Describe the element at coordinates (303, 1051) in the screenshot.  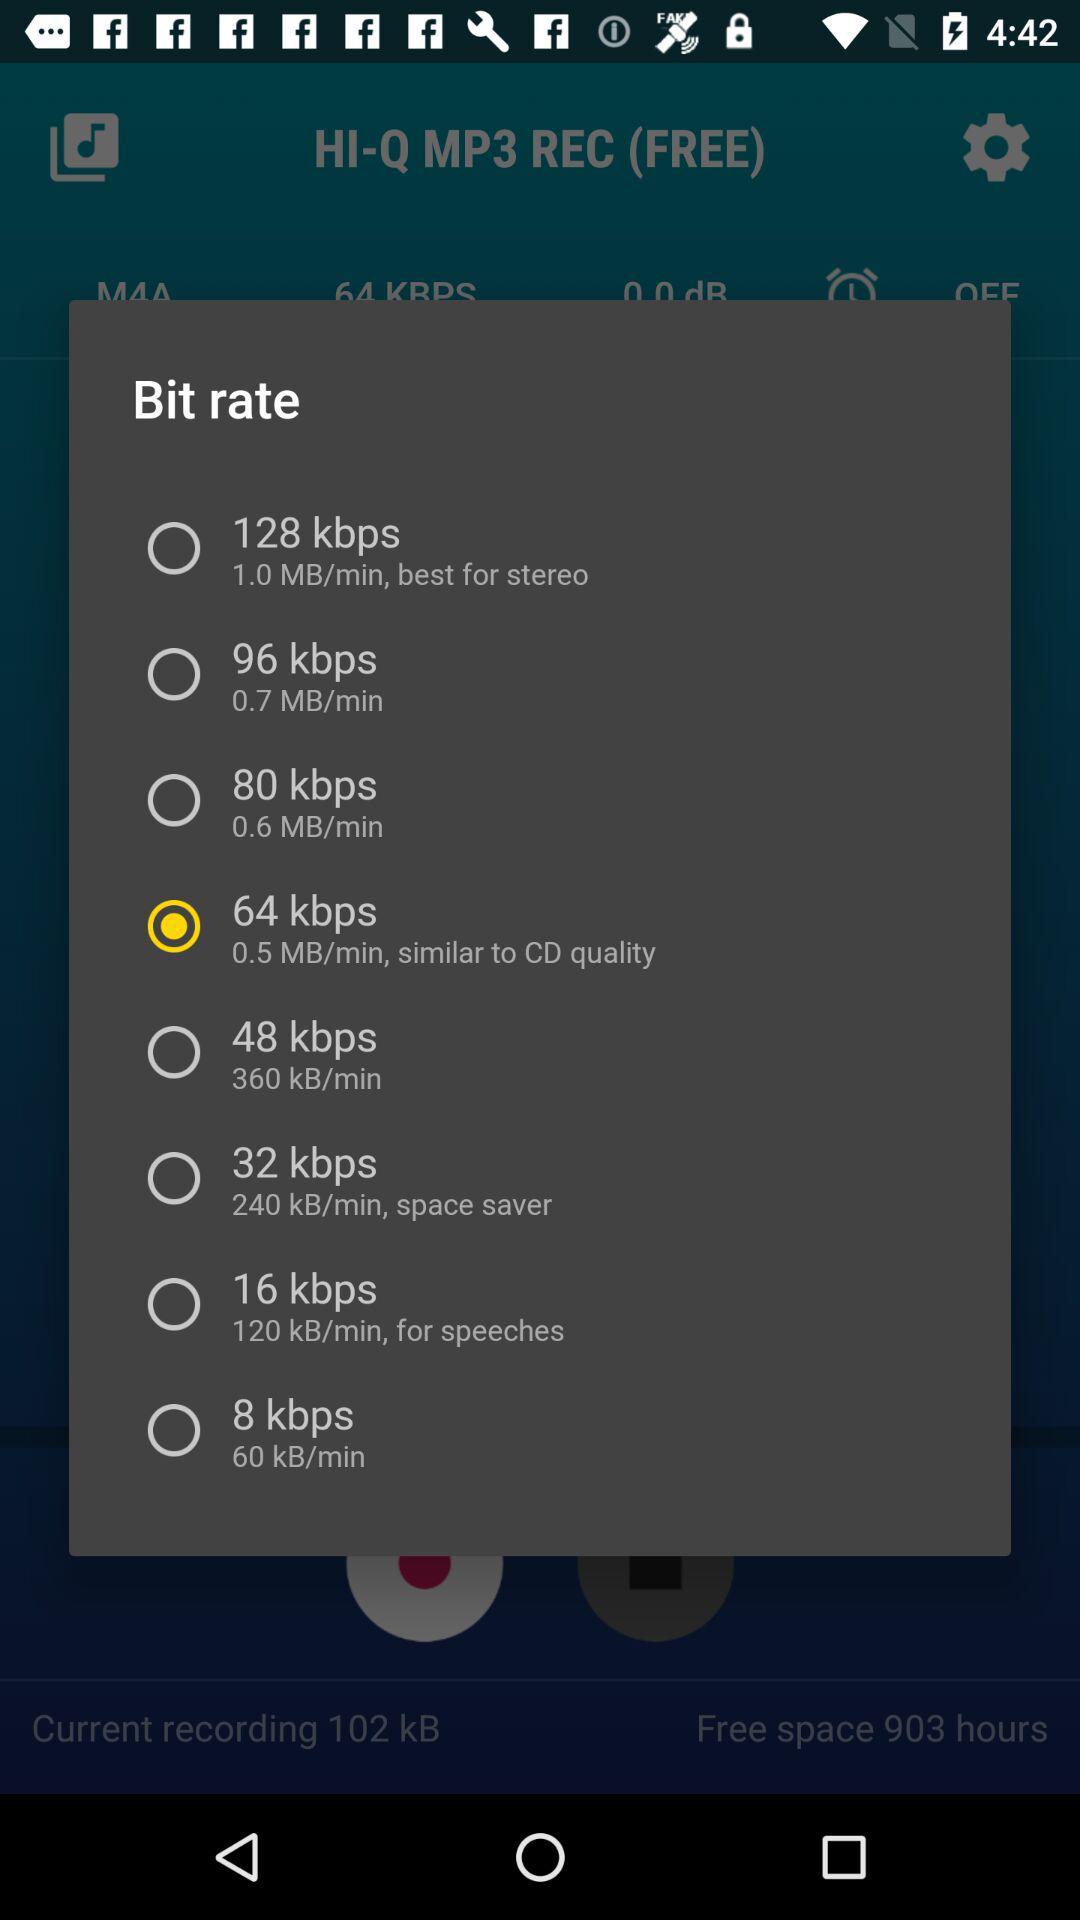
I see `the 48 kbps 360 icon` at that location.